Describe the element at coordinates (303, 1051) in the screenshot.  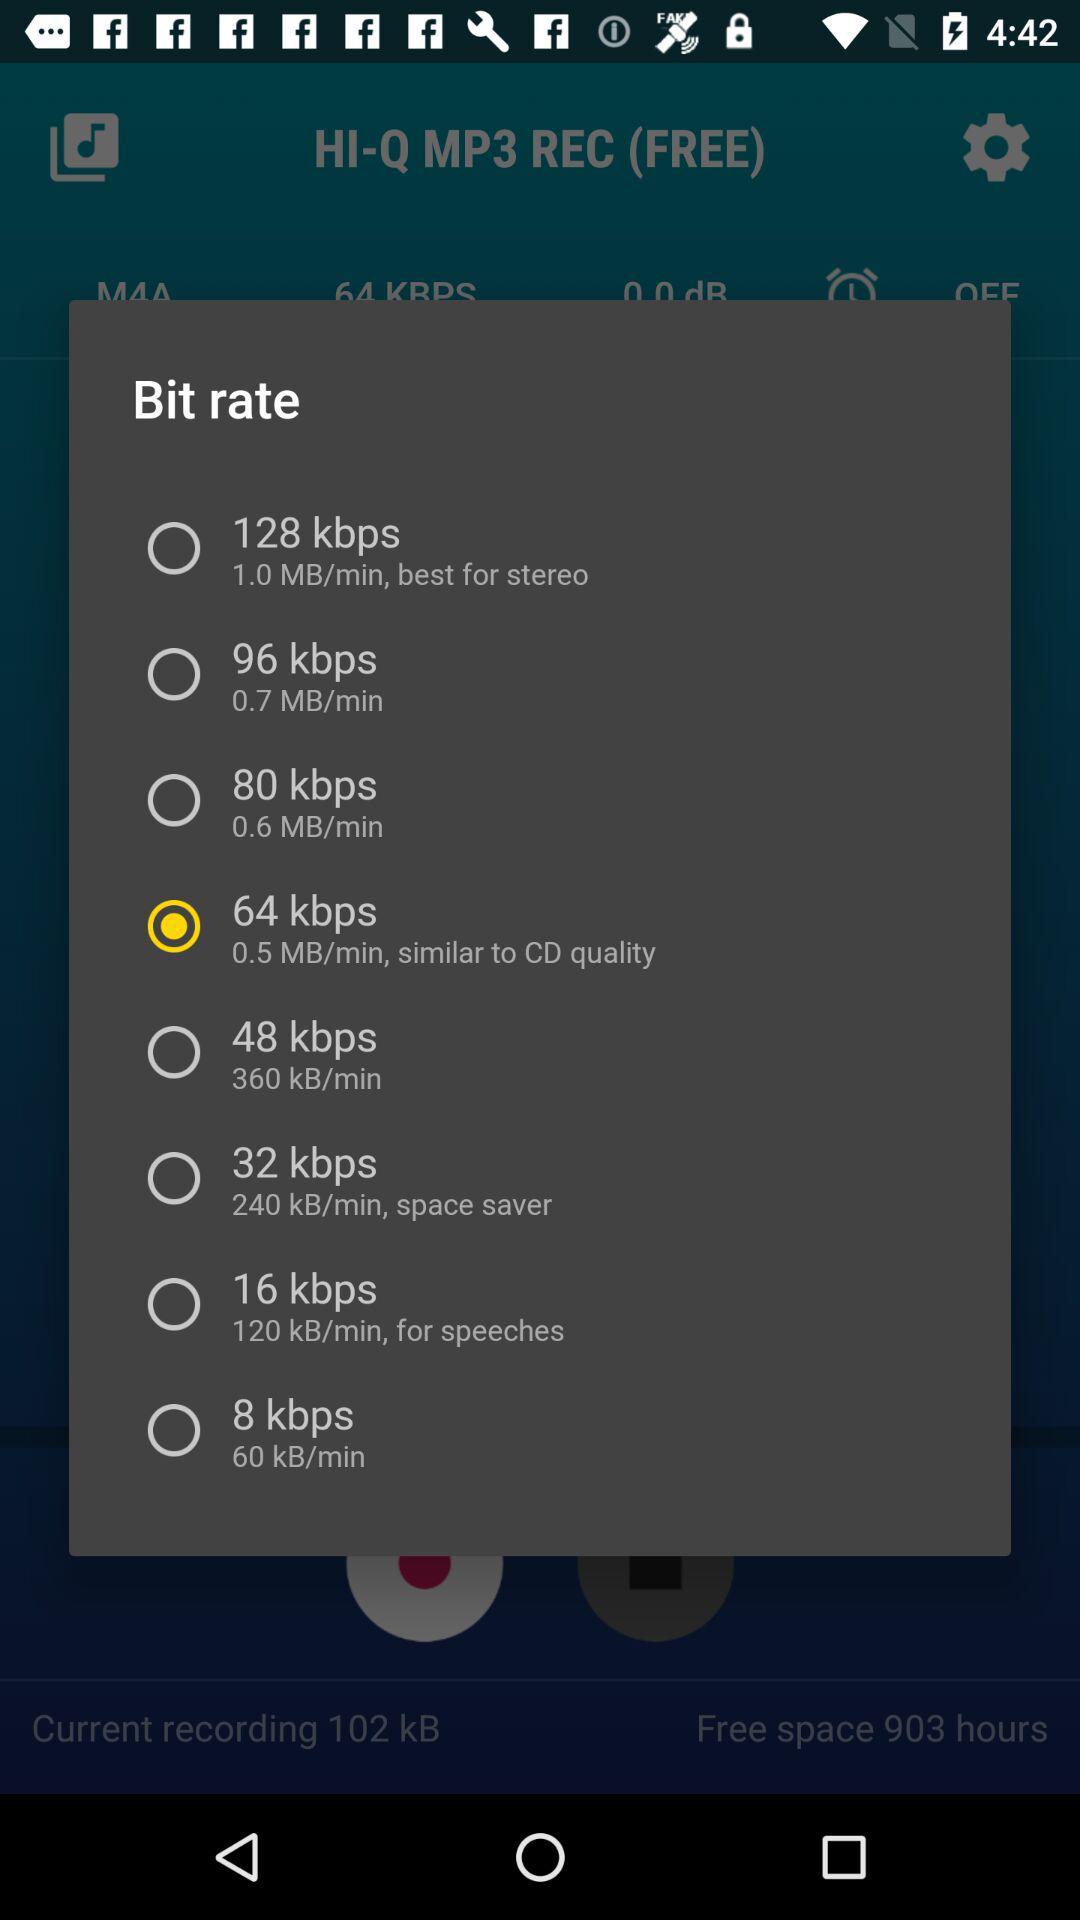
I see `the 48 kbps 360 icon` at that location.